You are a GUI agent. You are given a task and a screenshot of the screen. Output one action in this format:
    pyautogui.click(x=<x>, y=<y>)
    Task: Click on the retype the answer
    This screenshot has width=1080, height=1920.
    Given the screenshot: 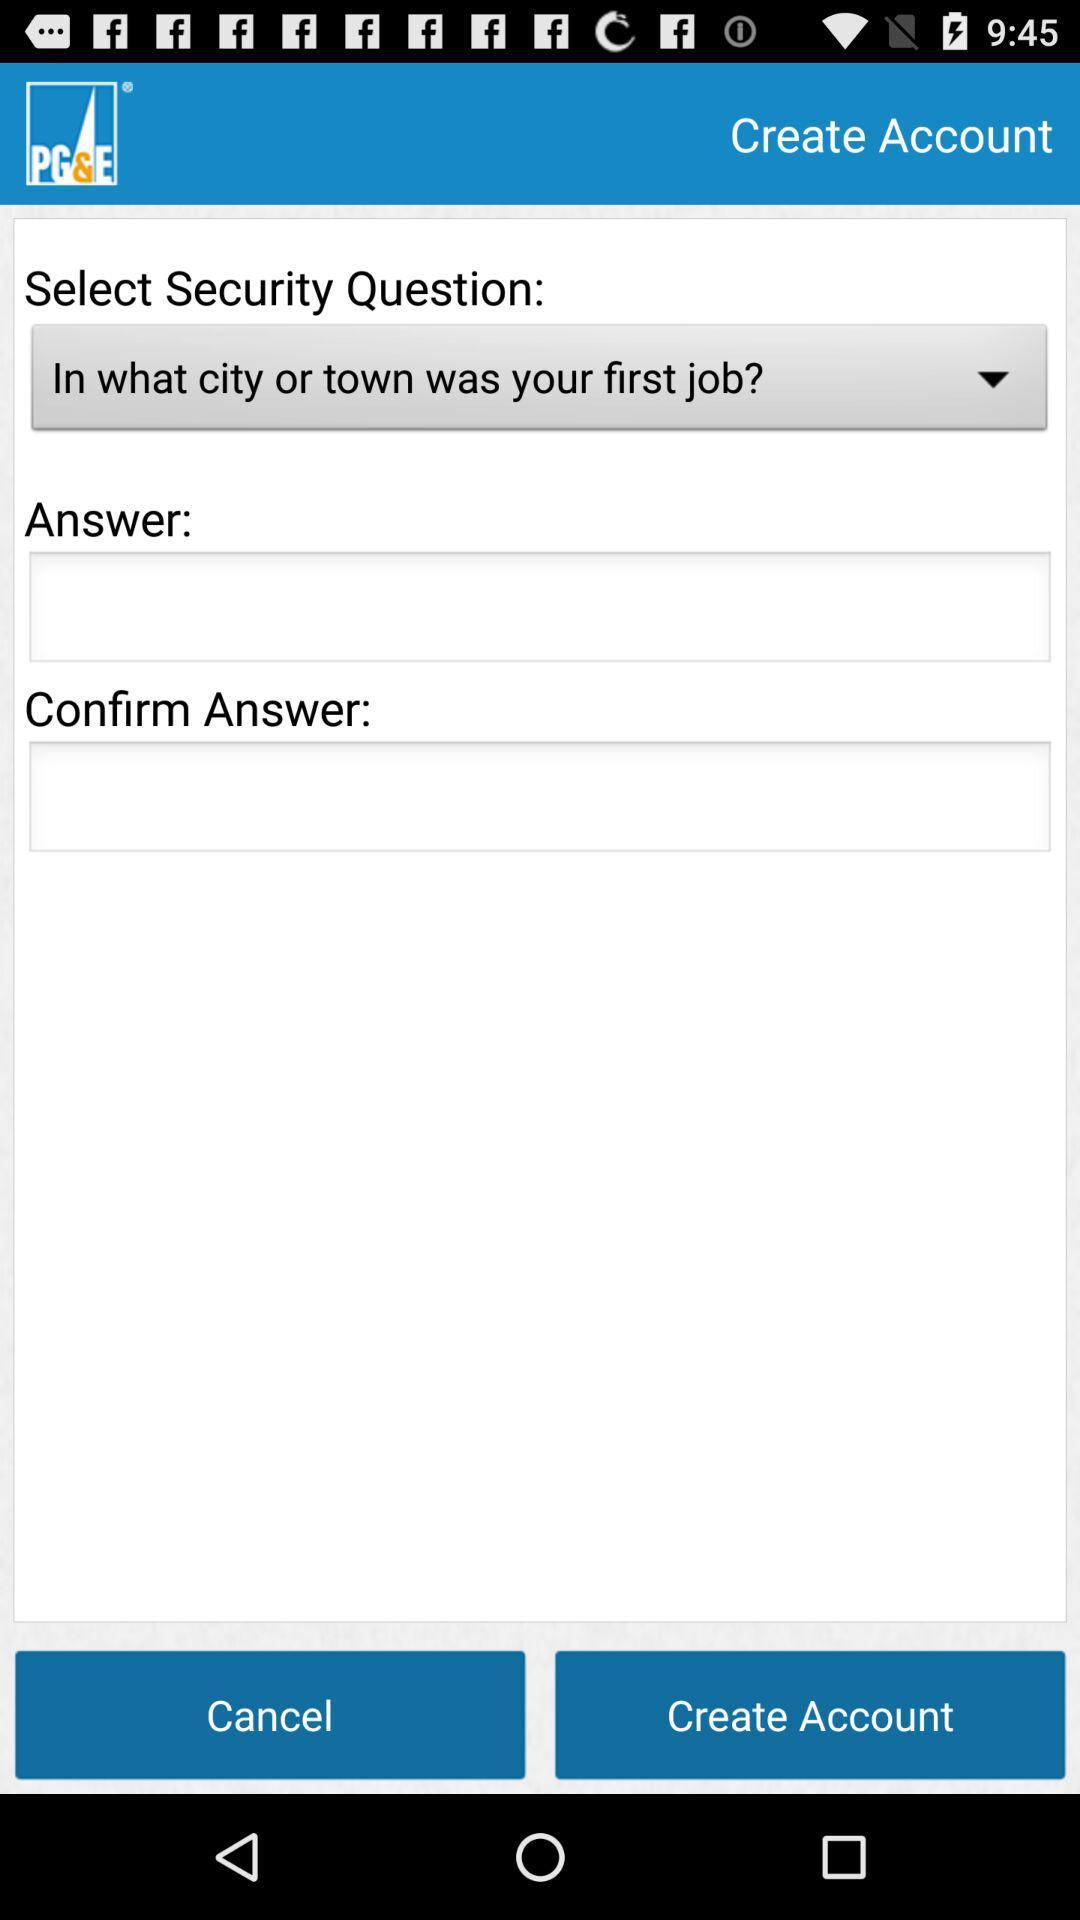 What is the action you would take?
    pyautogui.click(x=540, y=802)
    